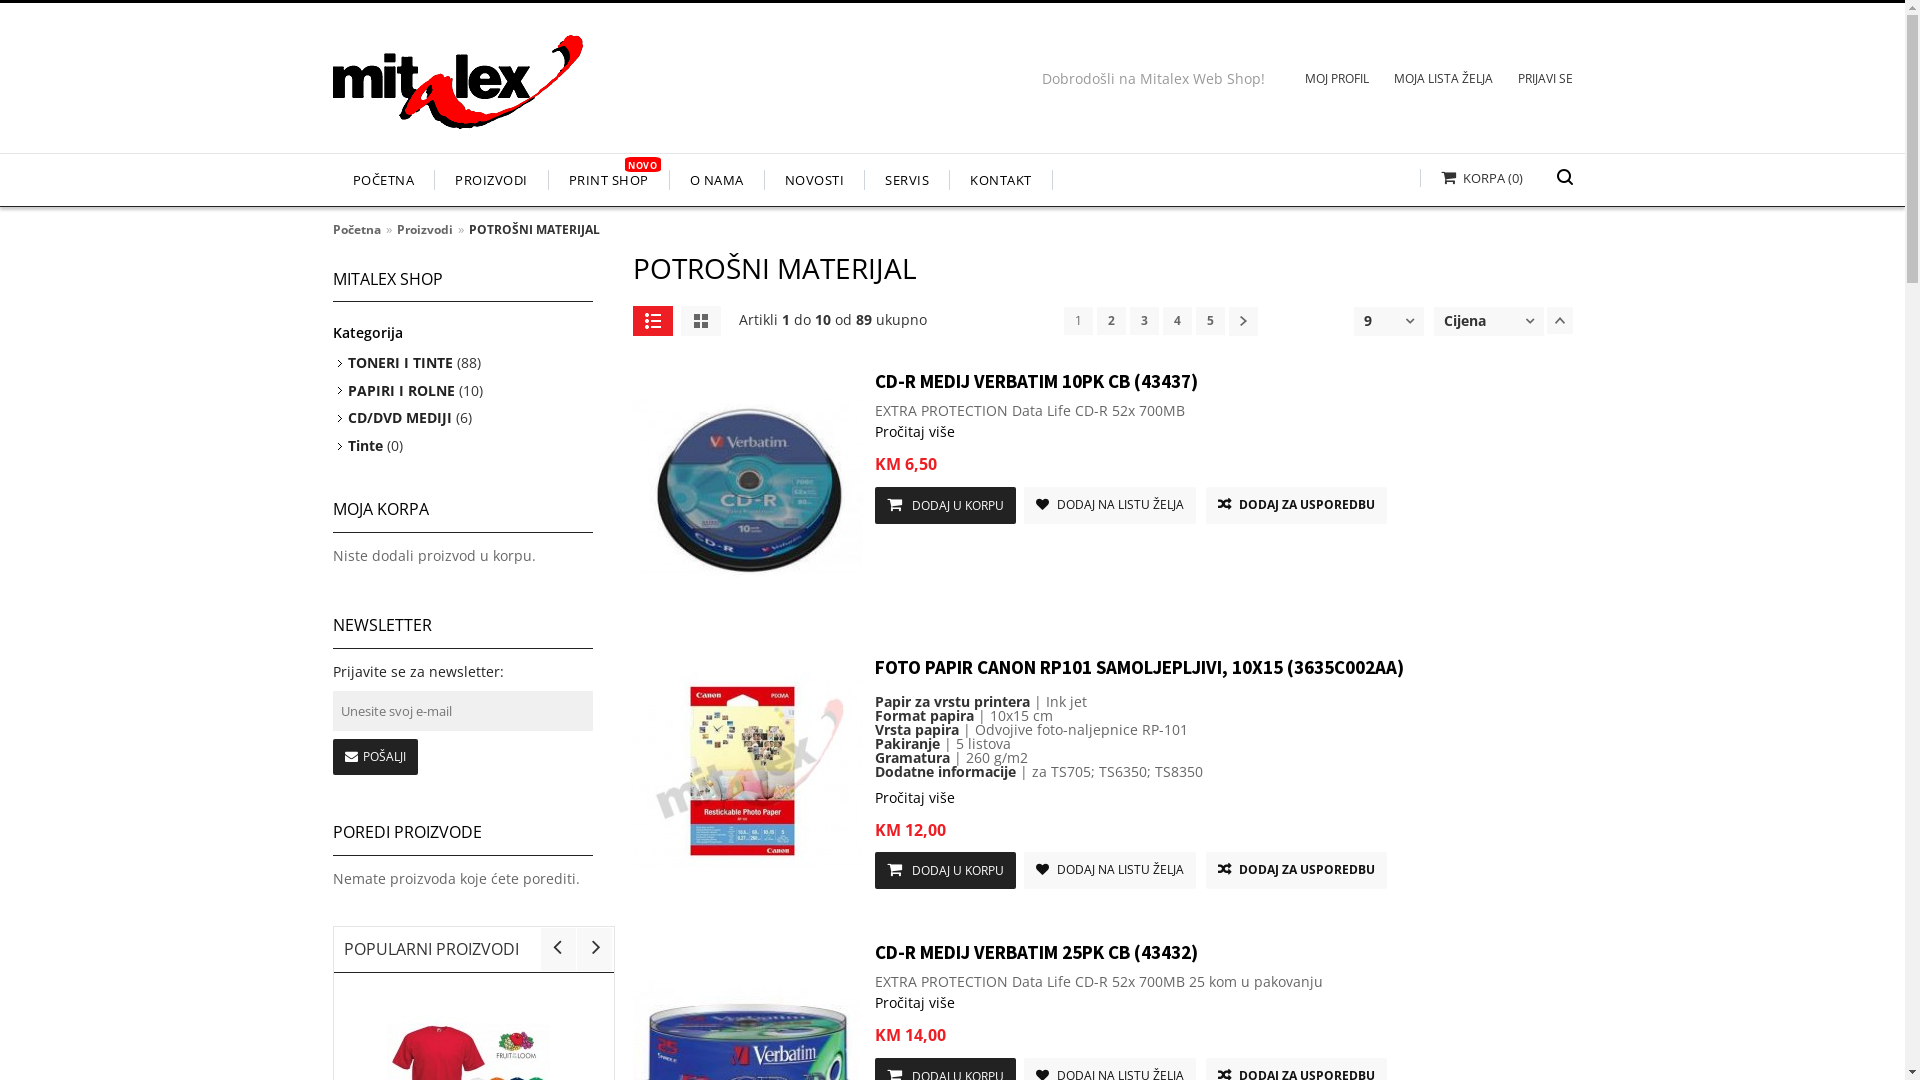 The width and height of the screenshot is (1920, 1080). What do you see at coordinates (1280, 80) in the screenshot?
I see `'MOJ PROFIL'` at bounding box center [1280, 80].